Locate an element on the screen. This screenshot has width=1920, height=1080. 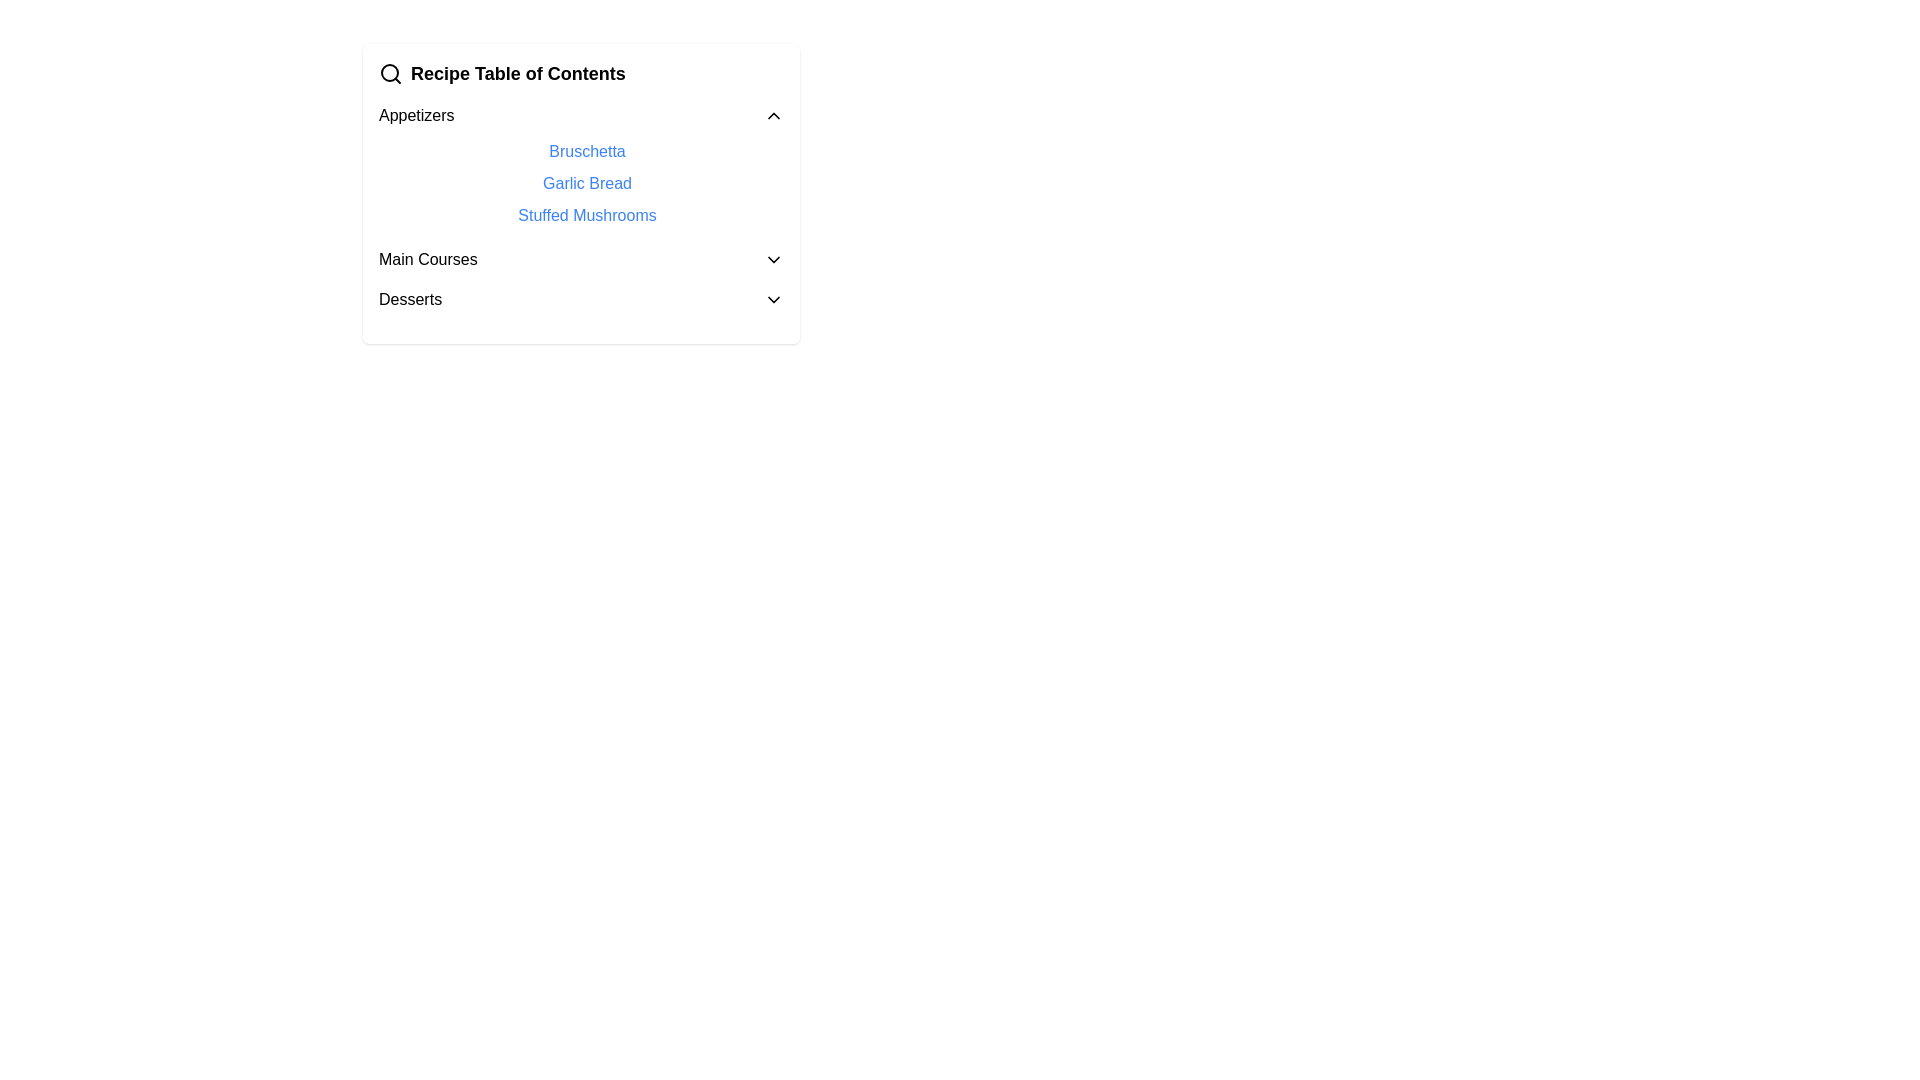
the text link styled in blue with an underline that displays the word 'Bruschetta' under the 'Appetizers' section of the Recipe Table of Contents is located at coordinates (588, 150).